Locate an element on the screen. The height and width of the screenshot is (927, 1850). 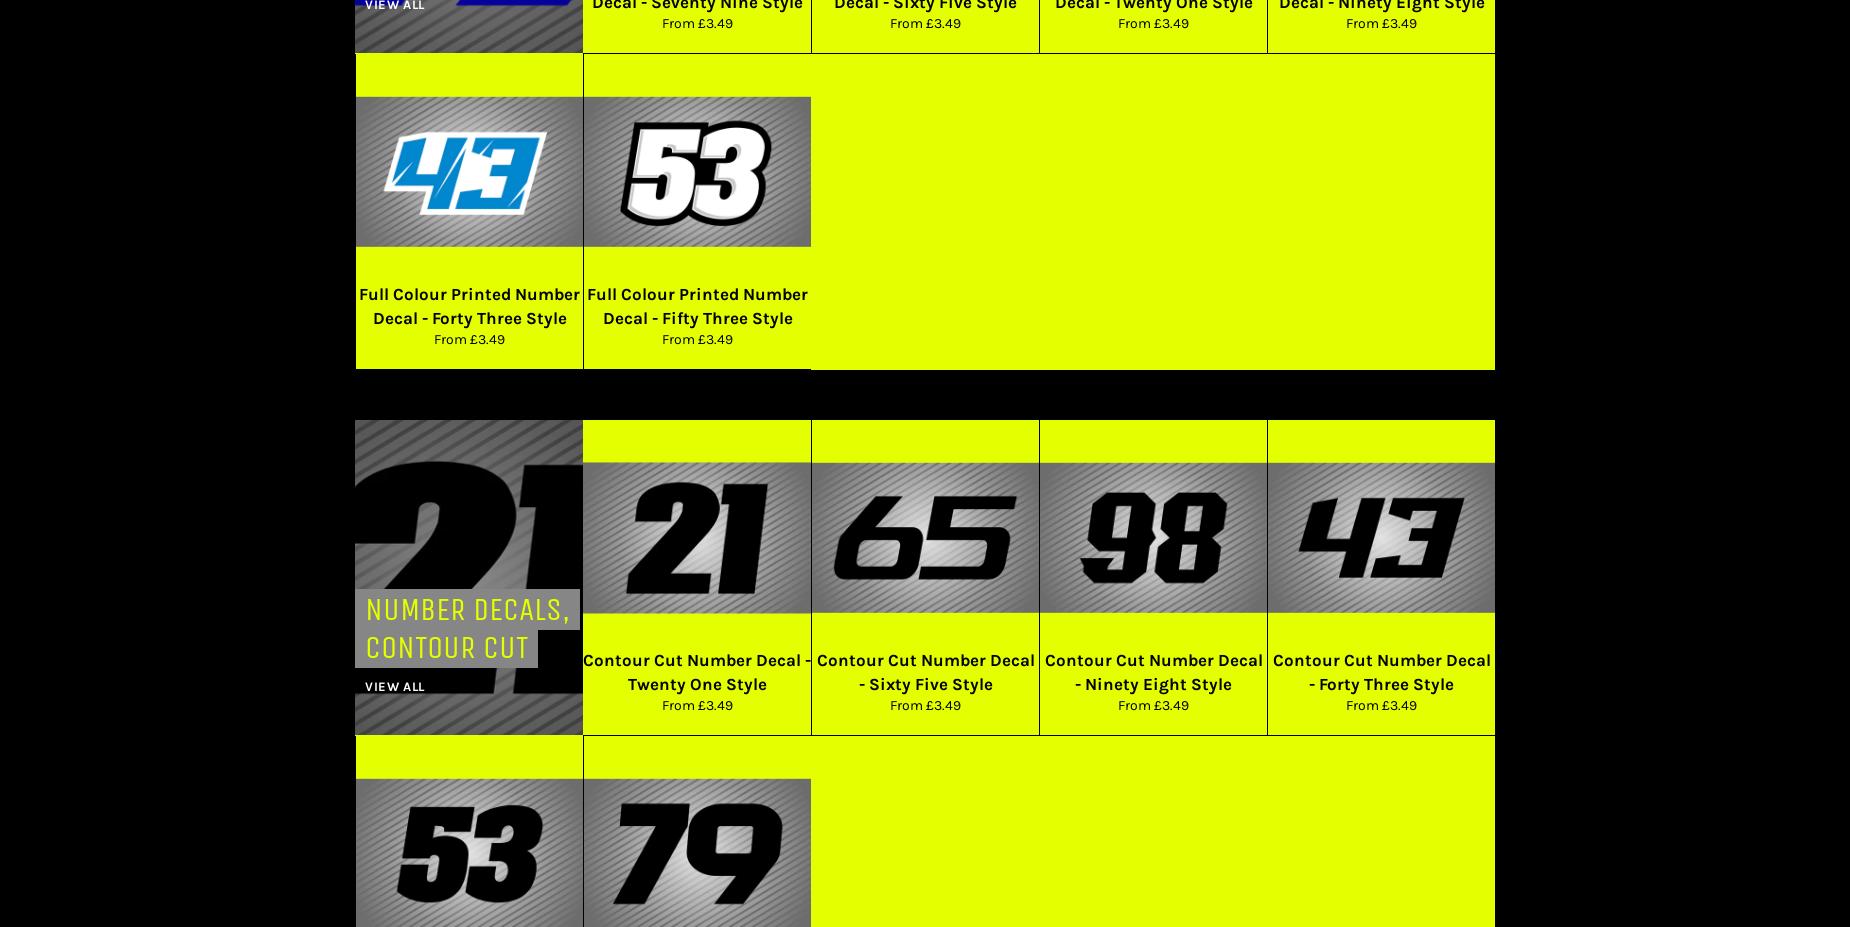
'Contour Cut Number Decal - Sixty Five Style' is located at coordinates (925, 670).